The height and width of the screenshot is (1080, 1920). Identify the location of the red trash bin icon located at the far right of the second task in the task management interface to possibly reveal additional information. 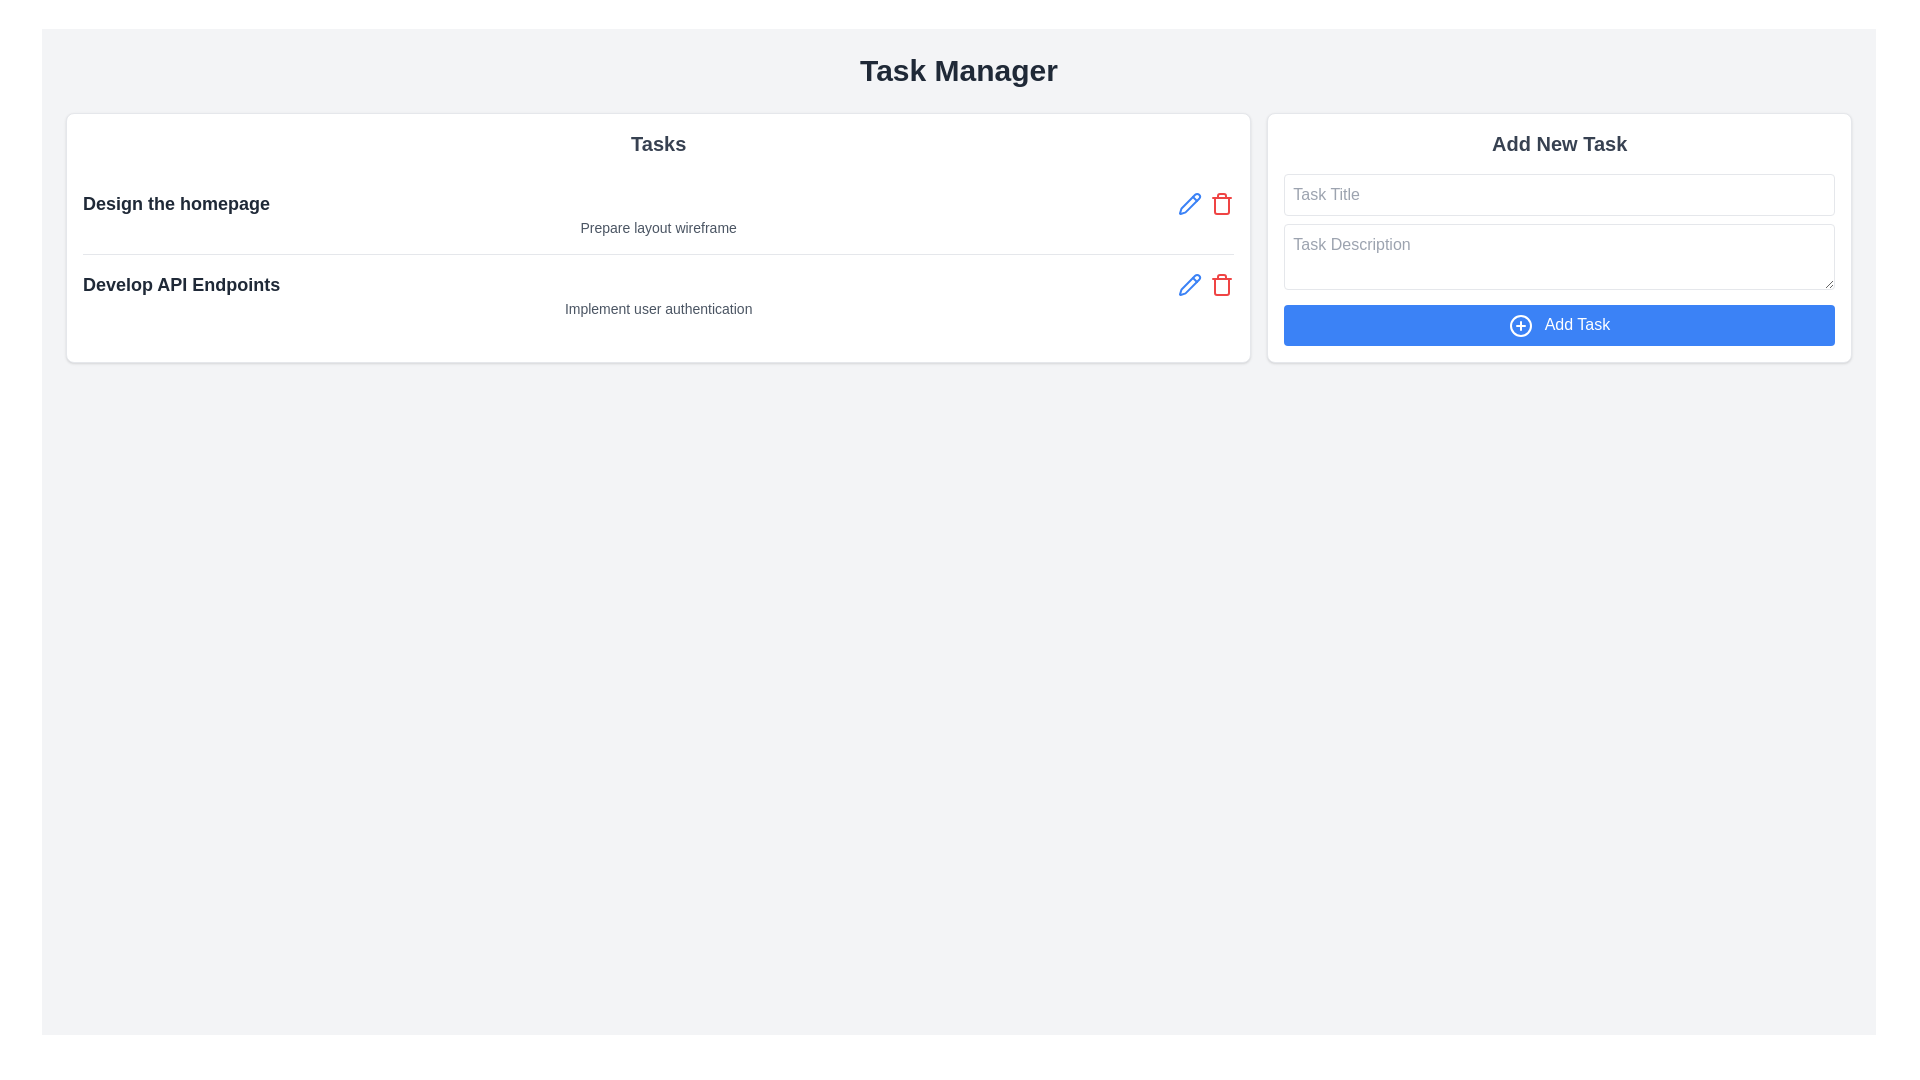
(1221, 285).